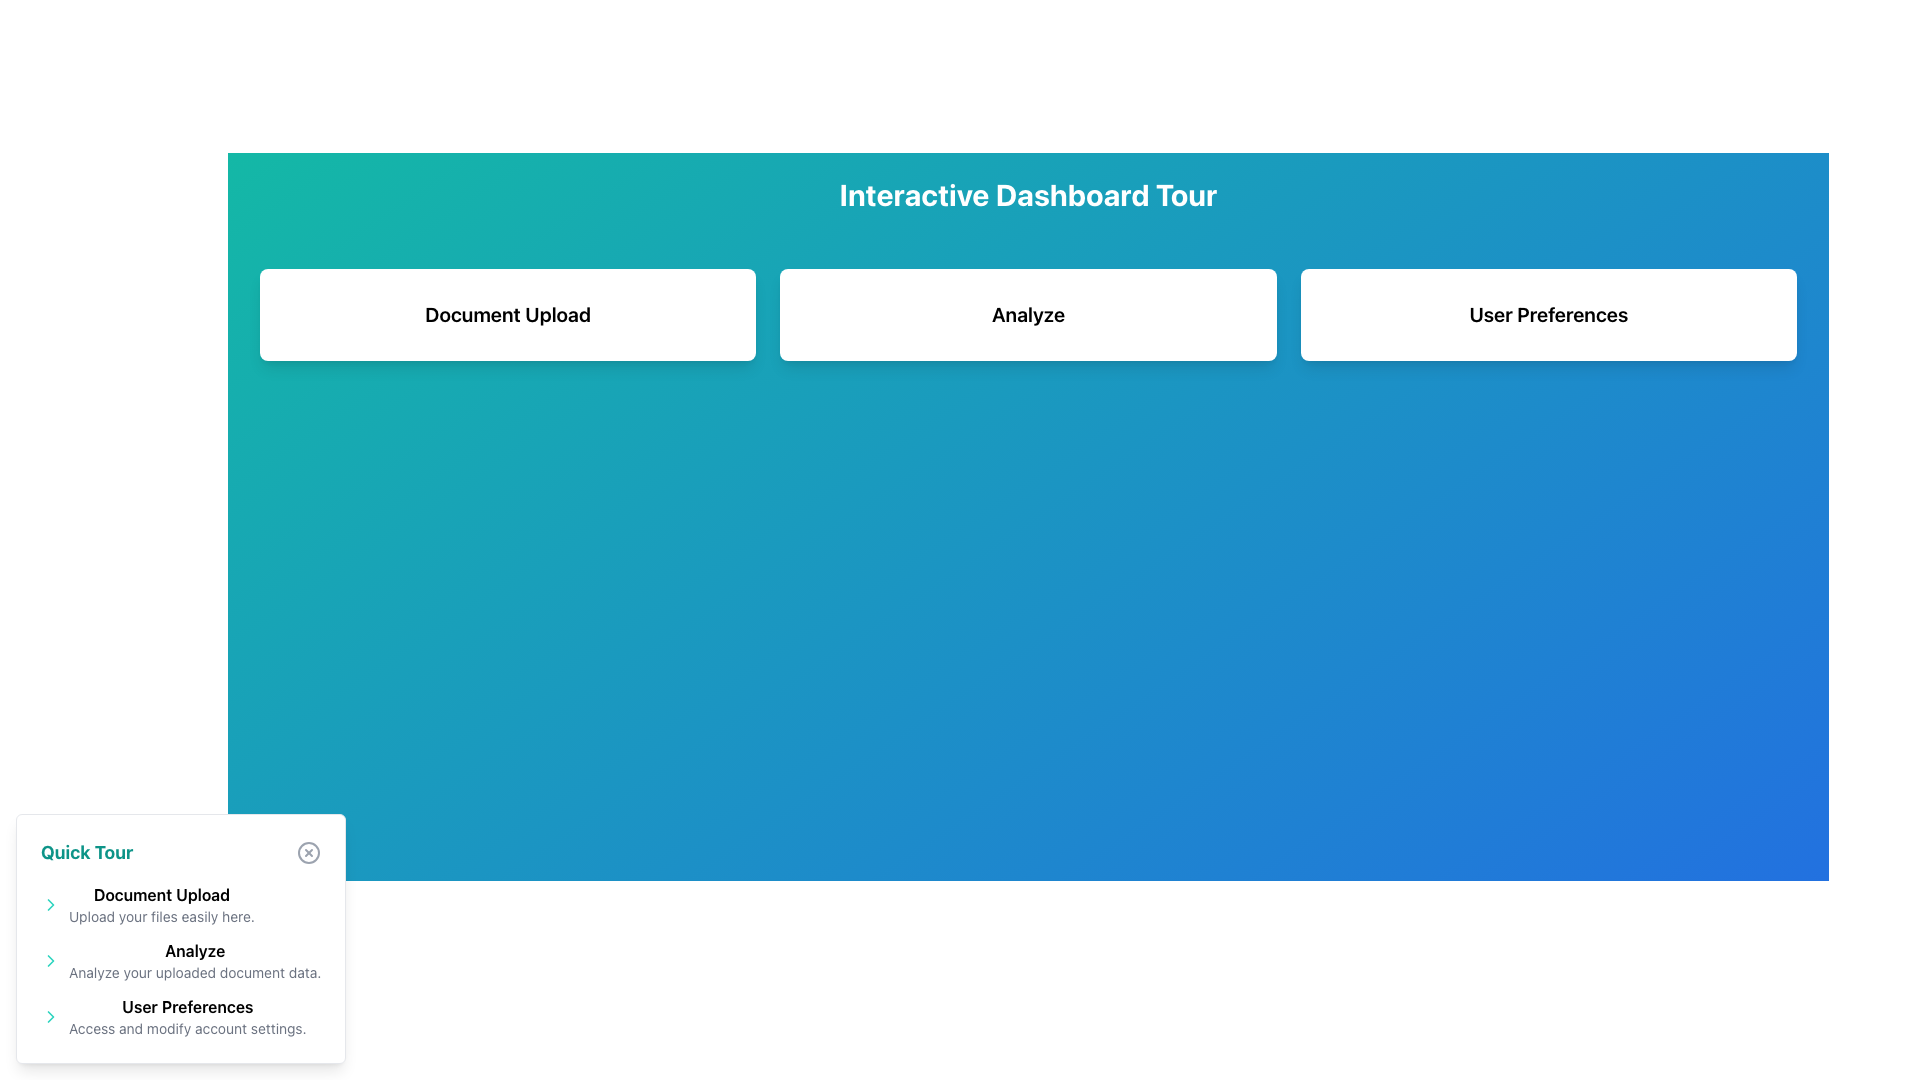 The height and width of the screenshot is (1080, 1920). I want to click on the text label displaying 'Analyze' in bold, large-sized font, located in the center of the white card component, so click(1028, 315).